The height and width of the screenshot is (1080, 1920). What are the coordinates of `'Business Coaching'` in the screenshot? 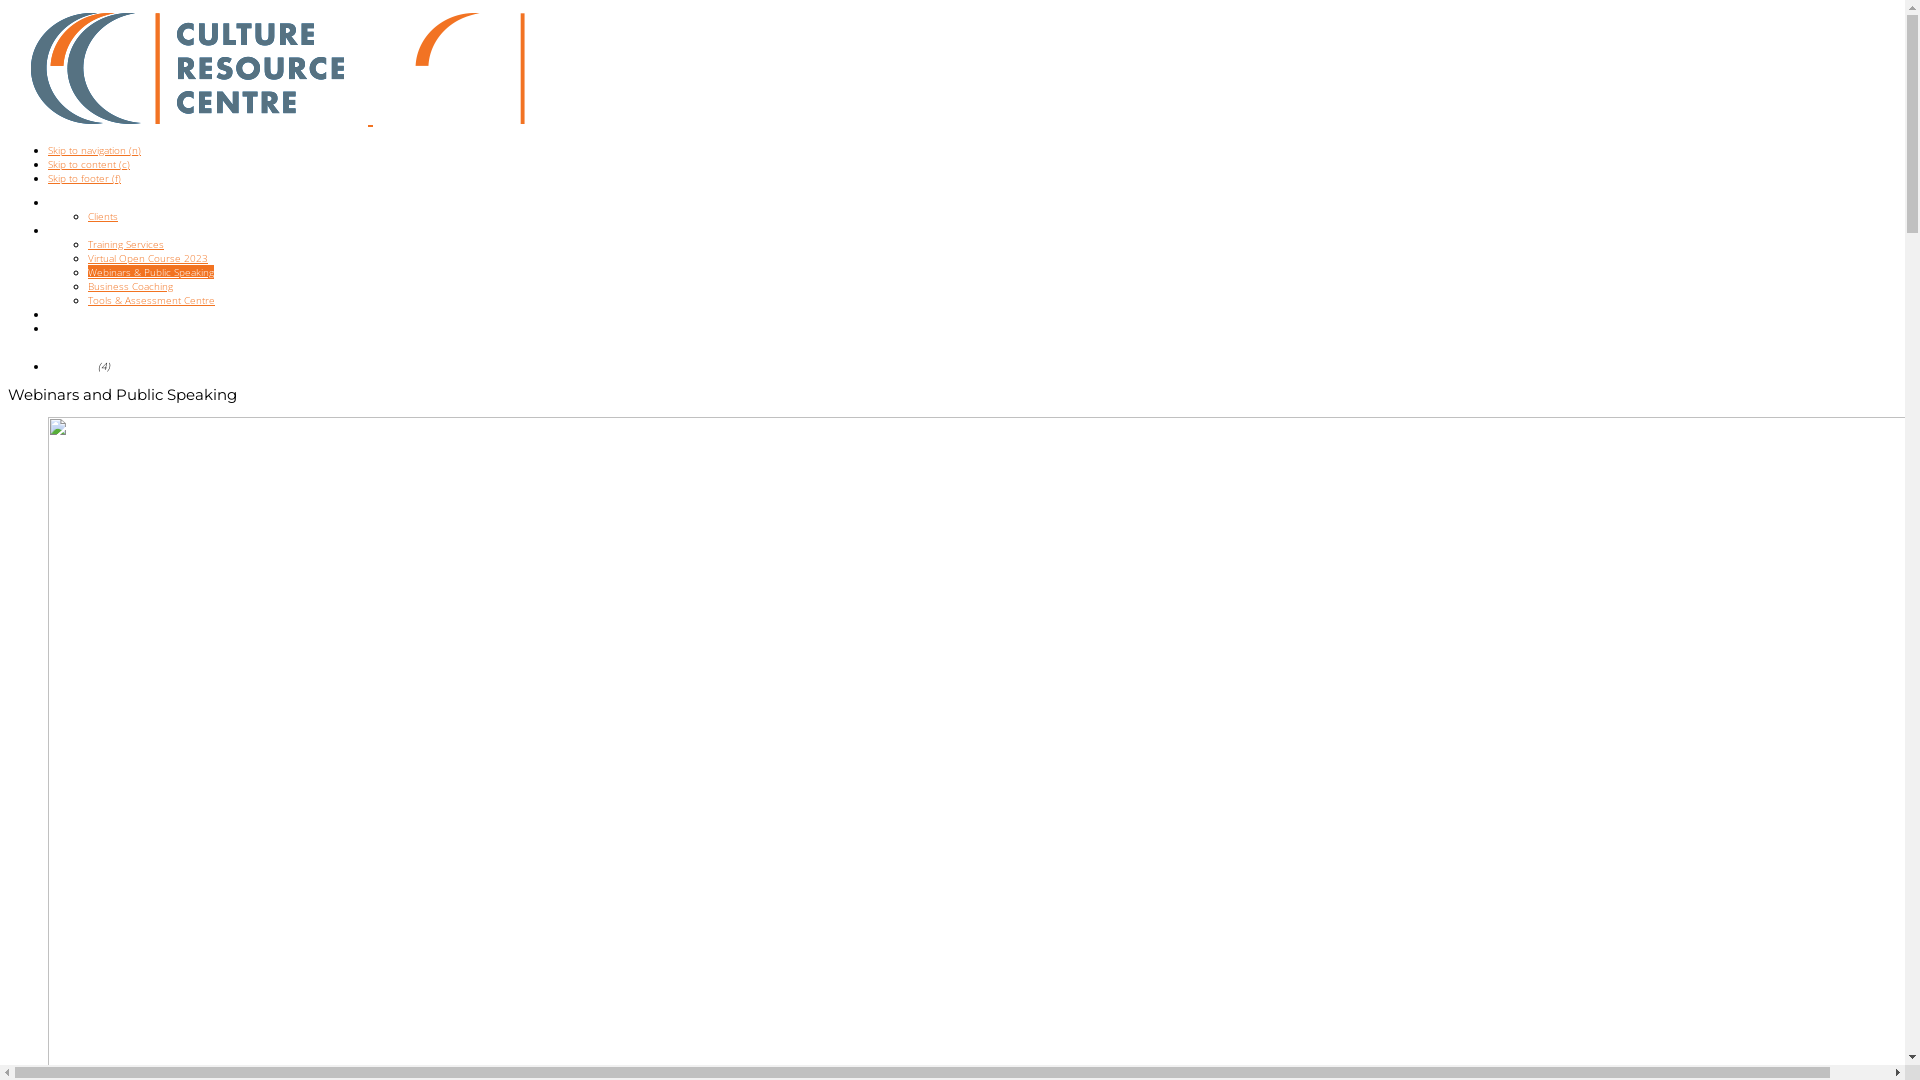 It's located at (86, 285).